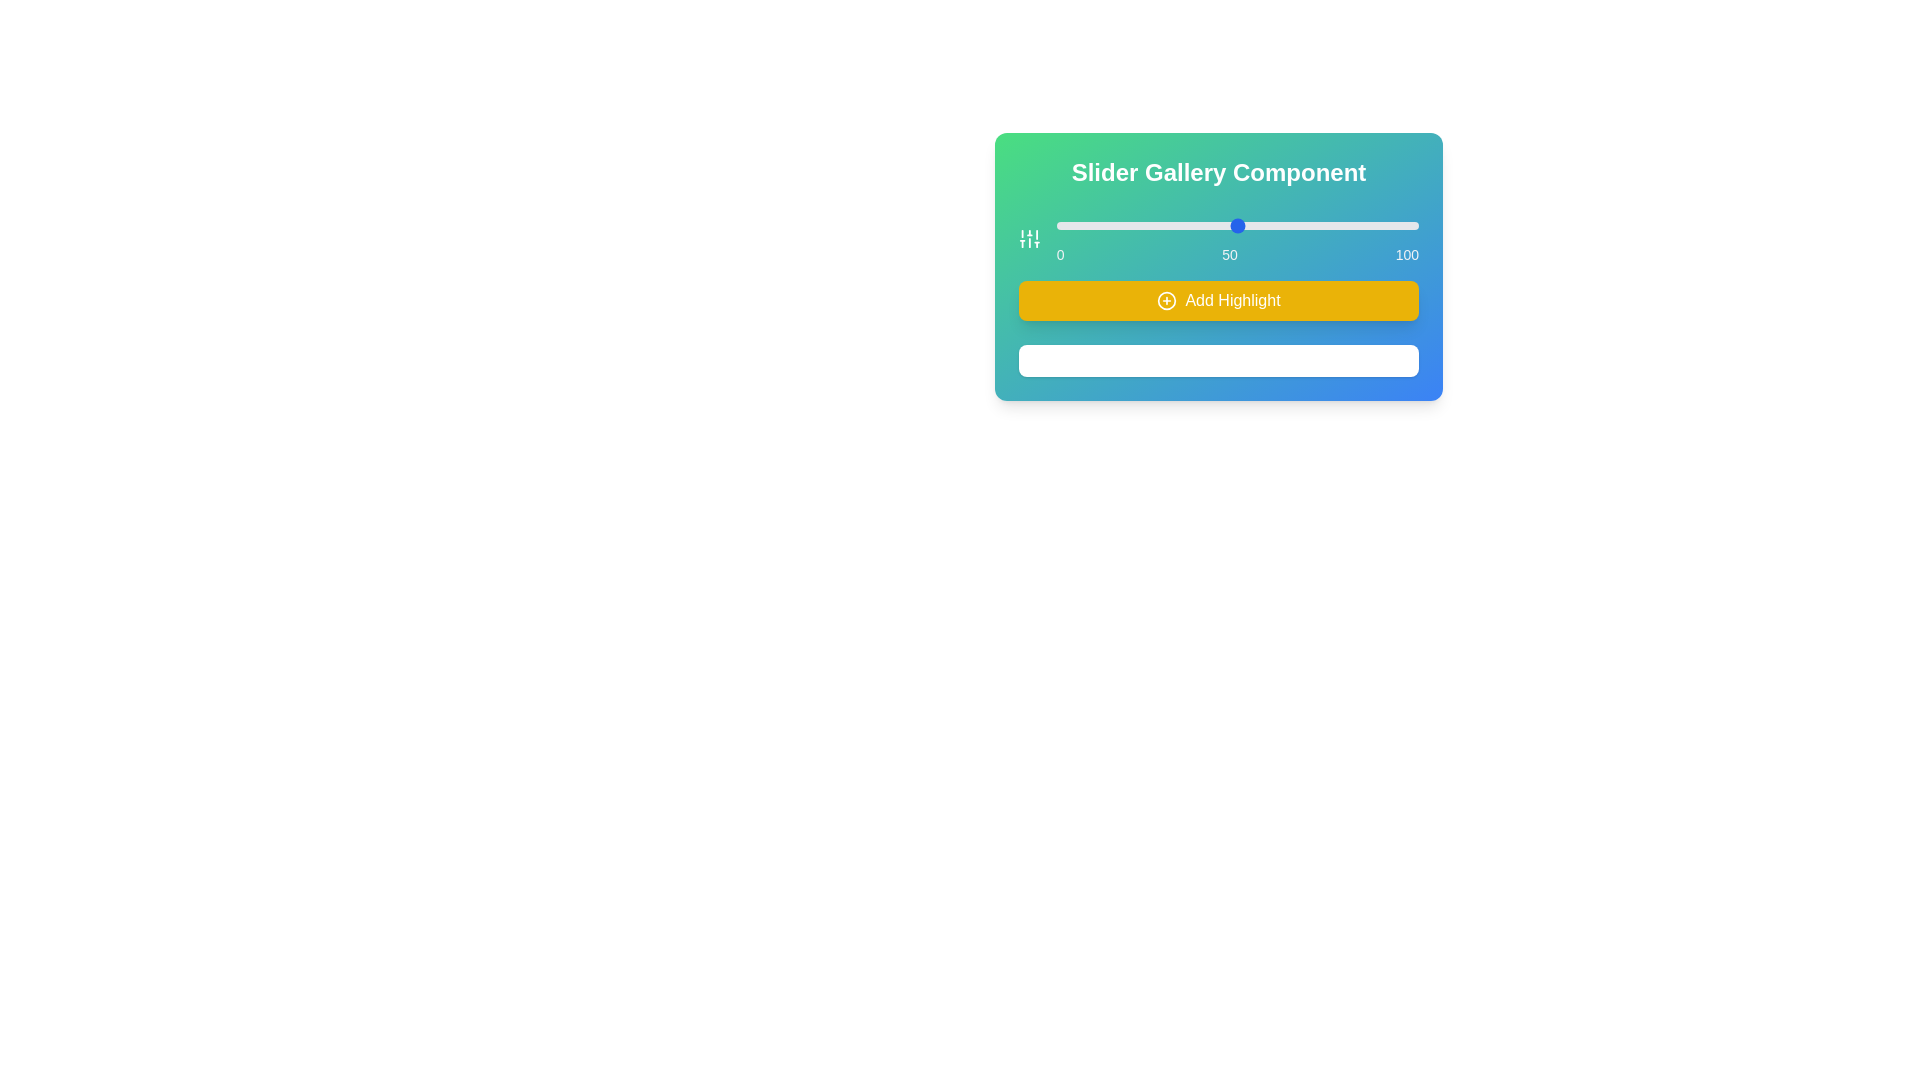  I want to click on the static label indicating the upper end of the numerical range (100) associated with the slider component, positioned at the far-right end among the numbers '0', '50', '100', so click(1406, 253).